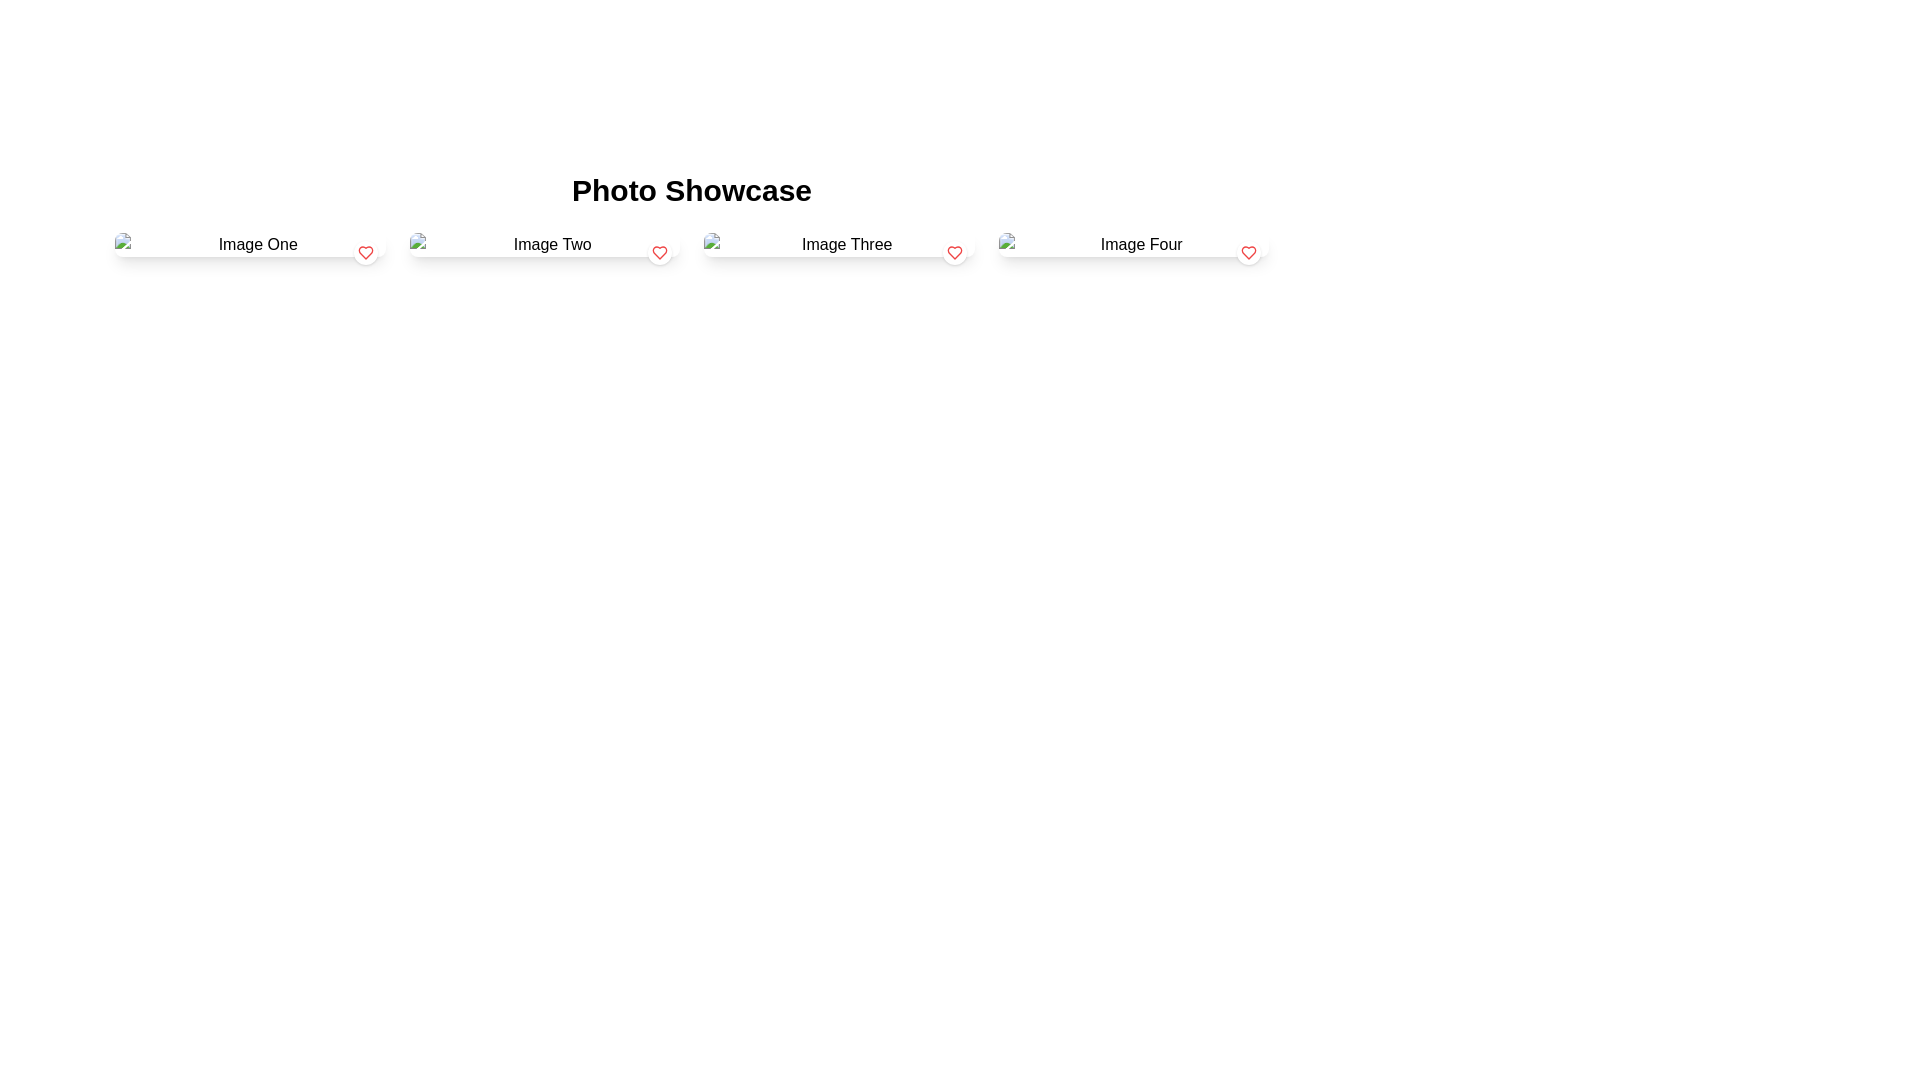 Image resolution: width=1920 pixels, height=1080 pixels. What do you see at coordinates (1247, 252) in the screenshot?
I see `the heart-shaped SVG icon button located at the far right of the image gallery to mark it as favorite` at bounding box center [1247, 252].